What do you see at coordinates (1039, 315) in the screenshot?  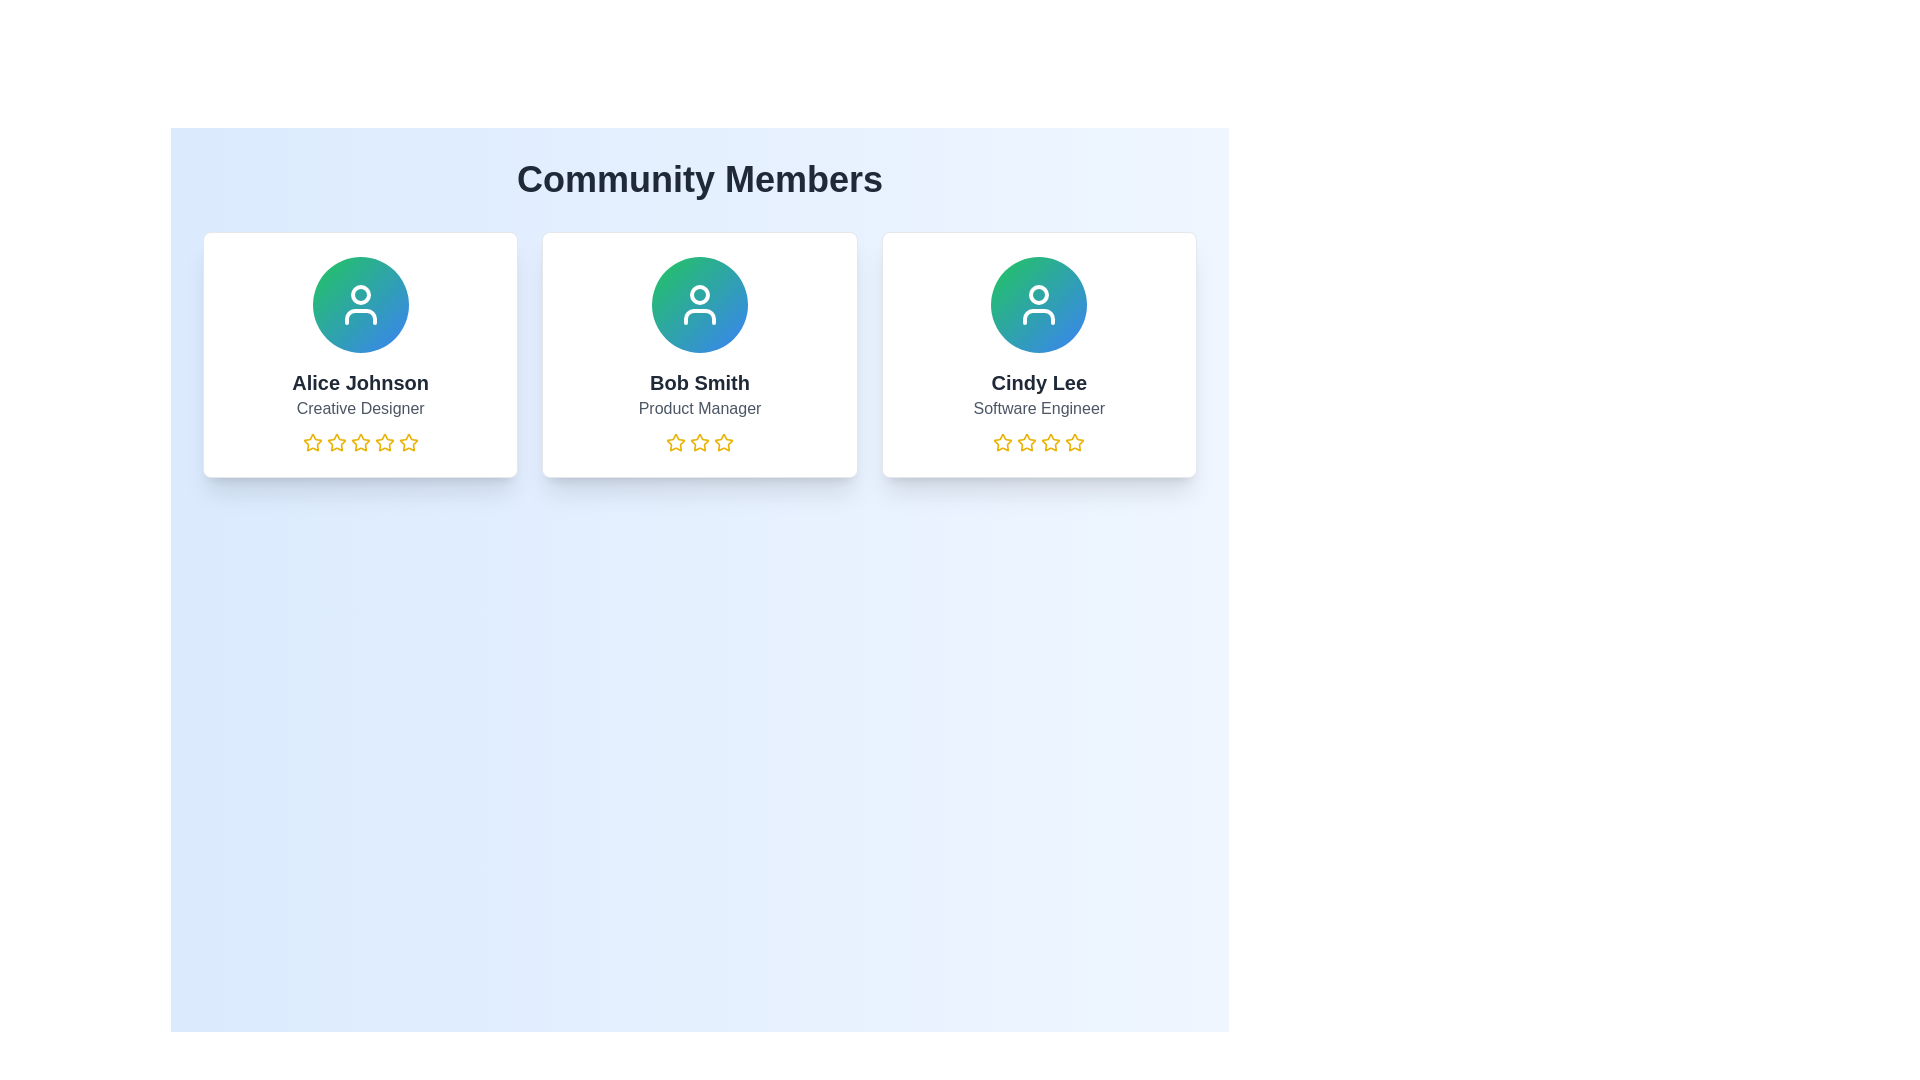 I see `the lower segment of the user icon graphic representing Cindy Lee in the Community Members section` at bounding box center [1039, 315].